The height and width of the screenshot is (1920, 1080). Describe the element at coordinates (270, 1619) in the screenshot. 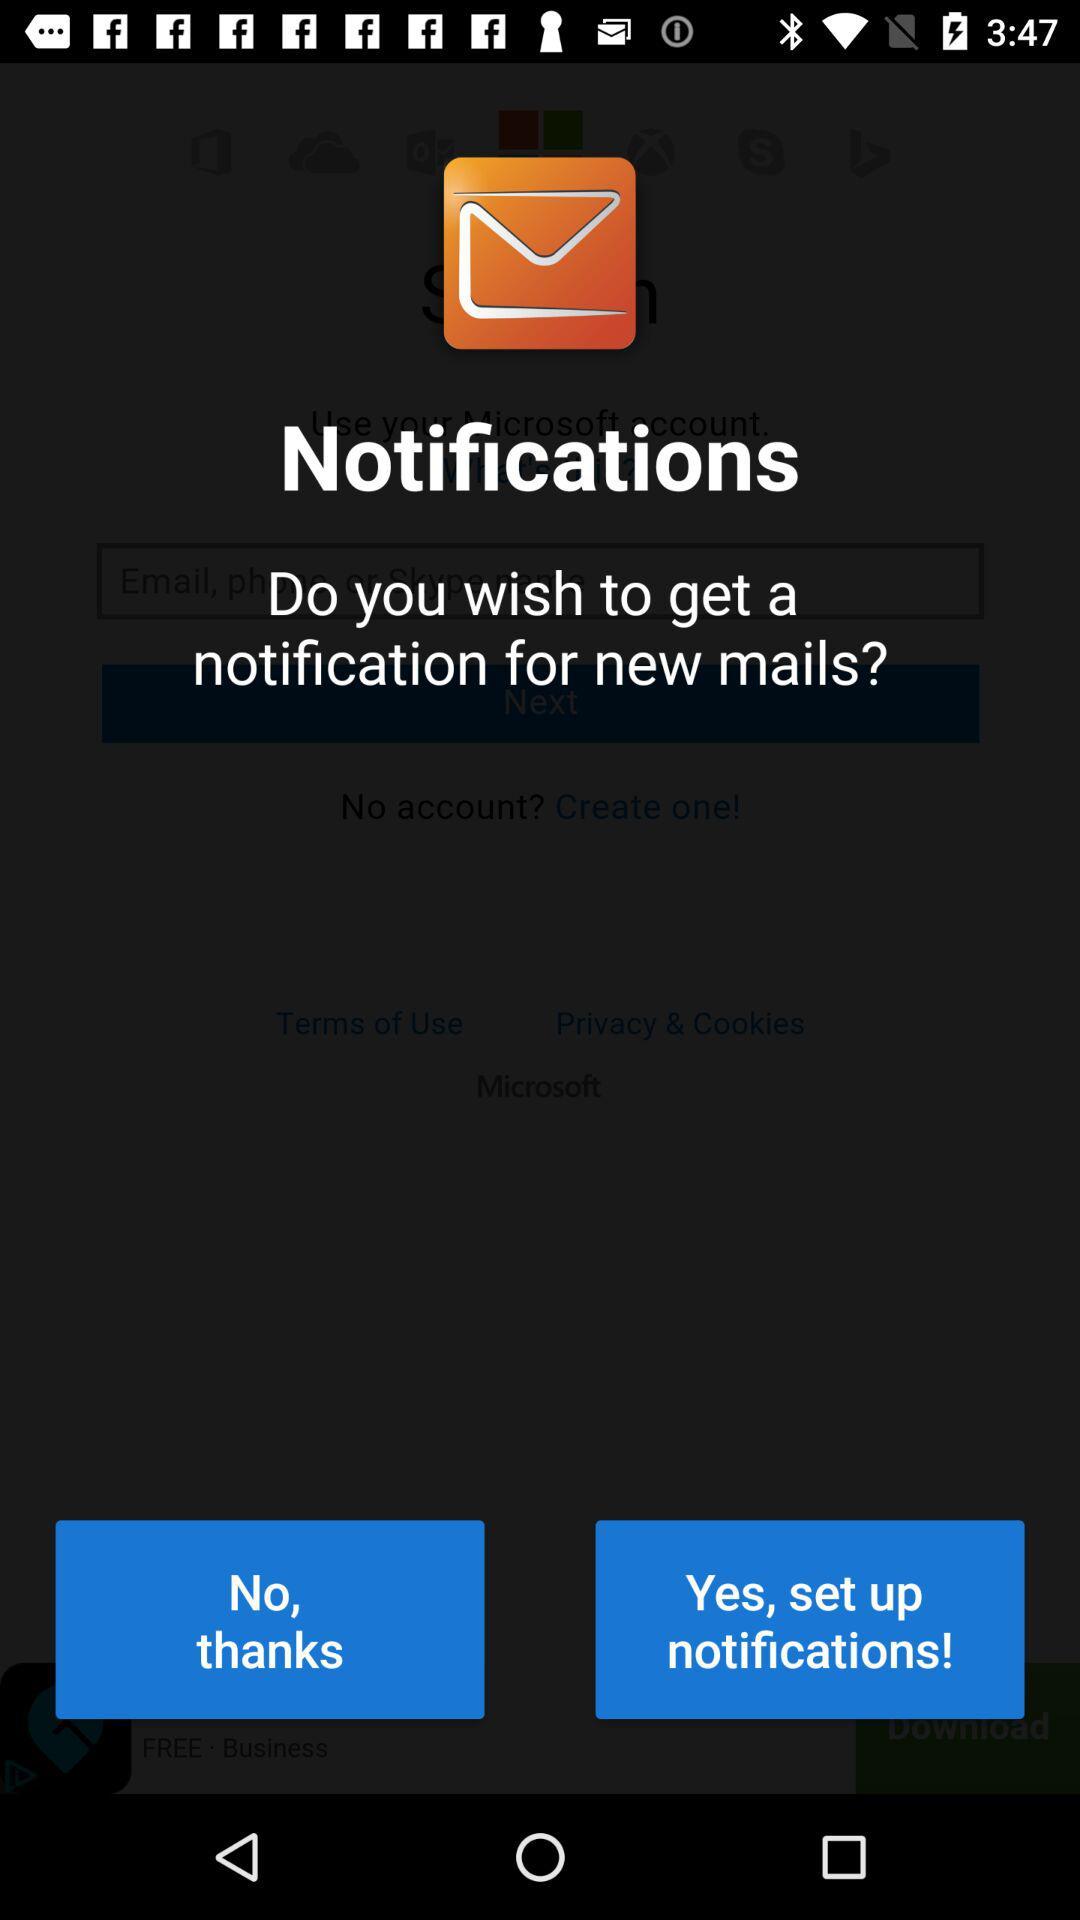

I see `the item at the bottom left corner` at that location.